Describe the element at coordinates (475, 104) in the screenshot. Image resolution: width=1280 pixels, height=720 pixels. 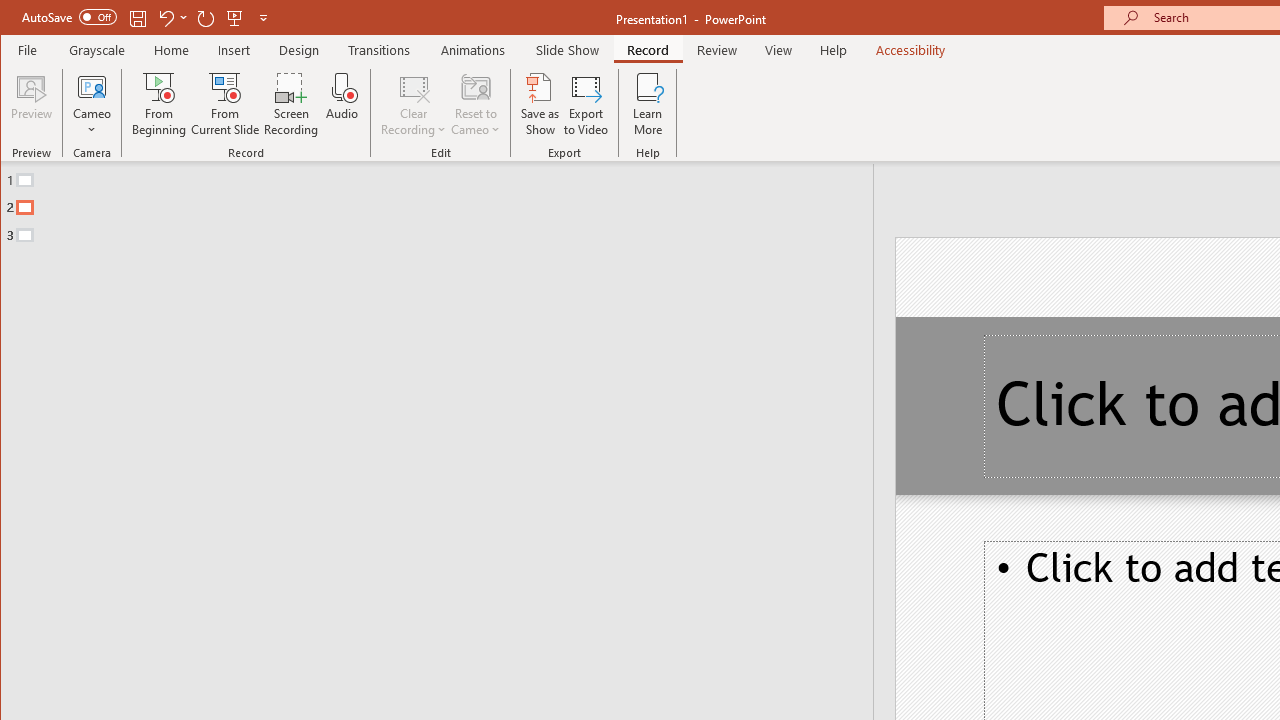
I see `'Reset to Cameo'` at that location.